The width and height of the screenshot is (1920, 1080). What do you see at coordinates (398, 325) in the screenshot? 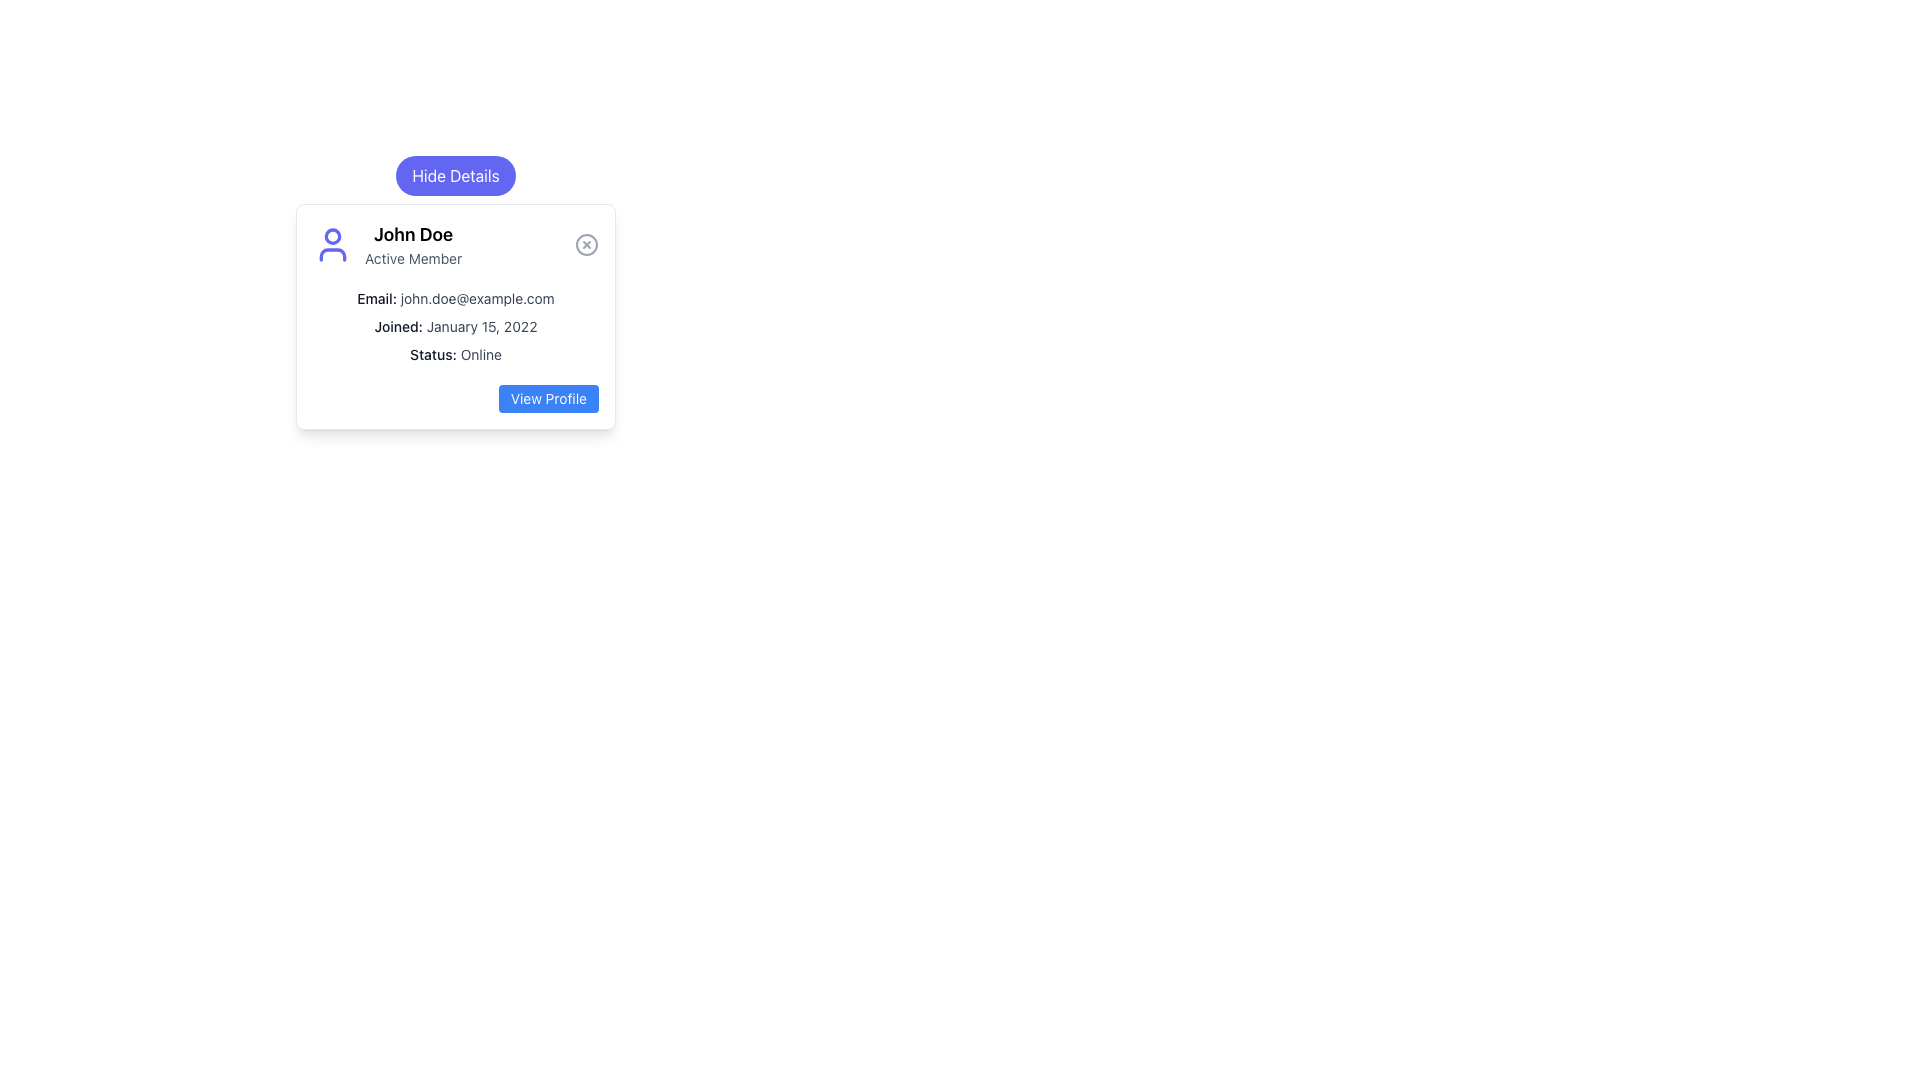
I see `the text label displaying 'Joined:' which is centrally located within the profile card, below the email information` at bounding box center [398, 325].